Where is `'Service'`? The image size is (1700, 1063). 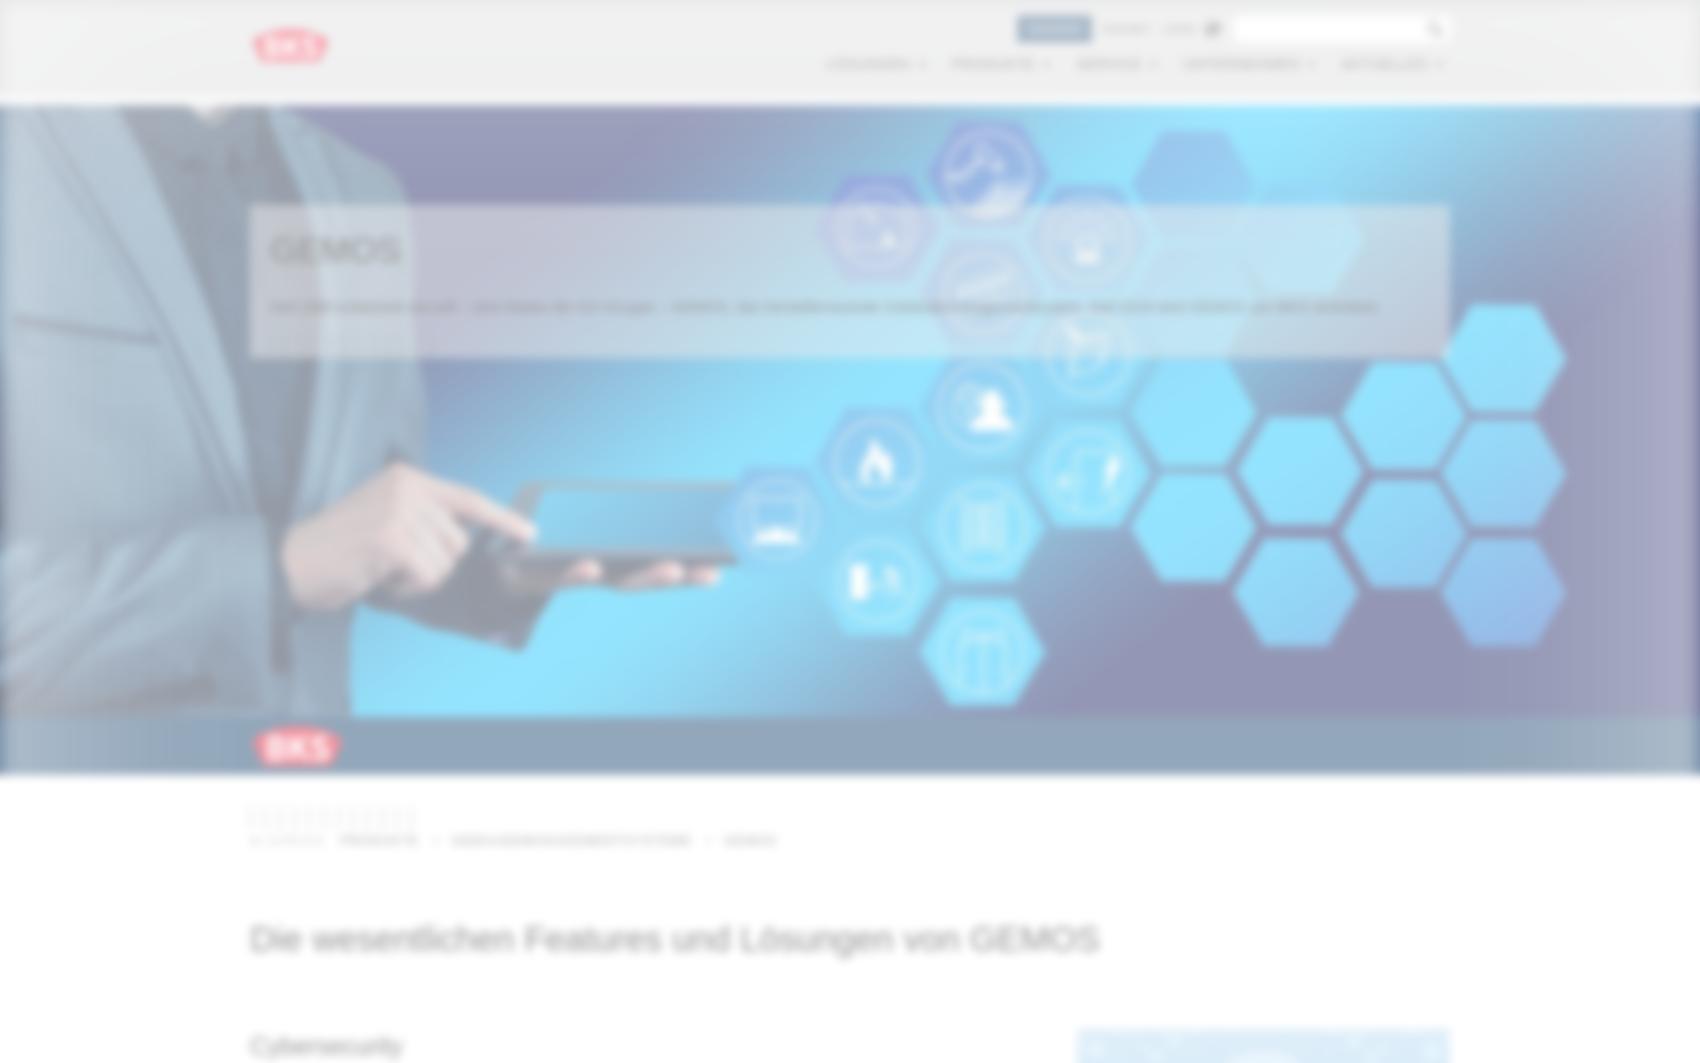
'Service' is located at coordinates (1075, 67).